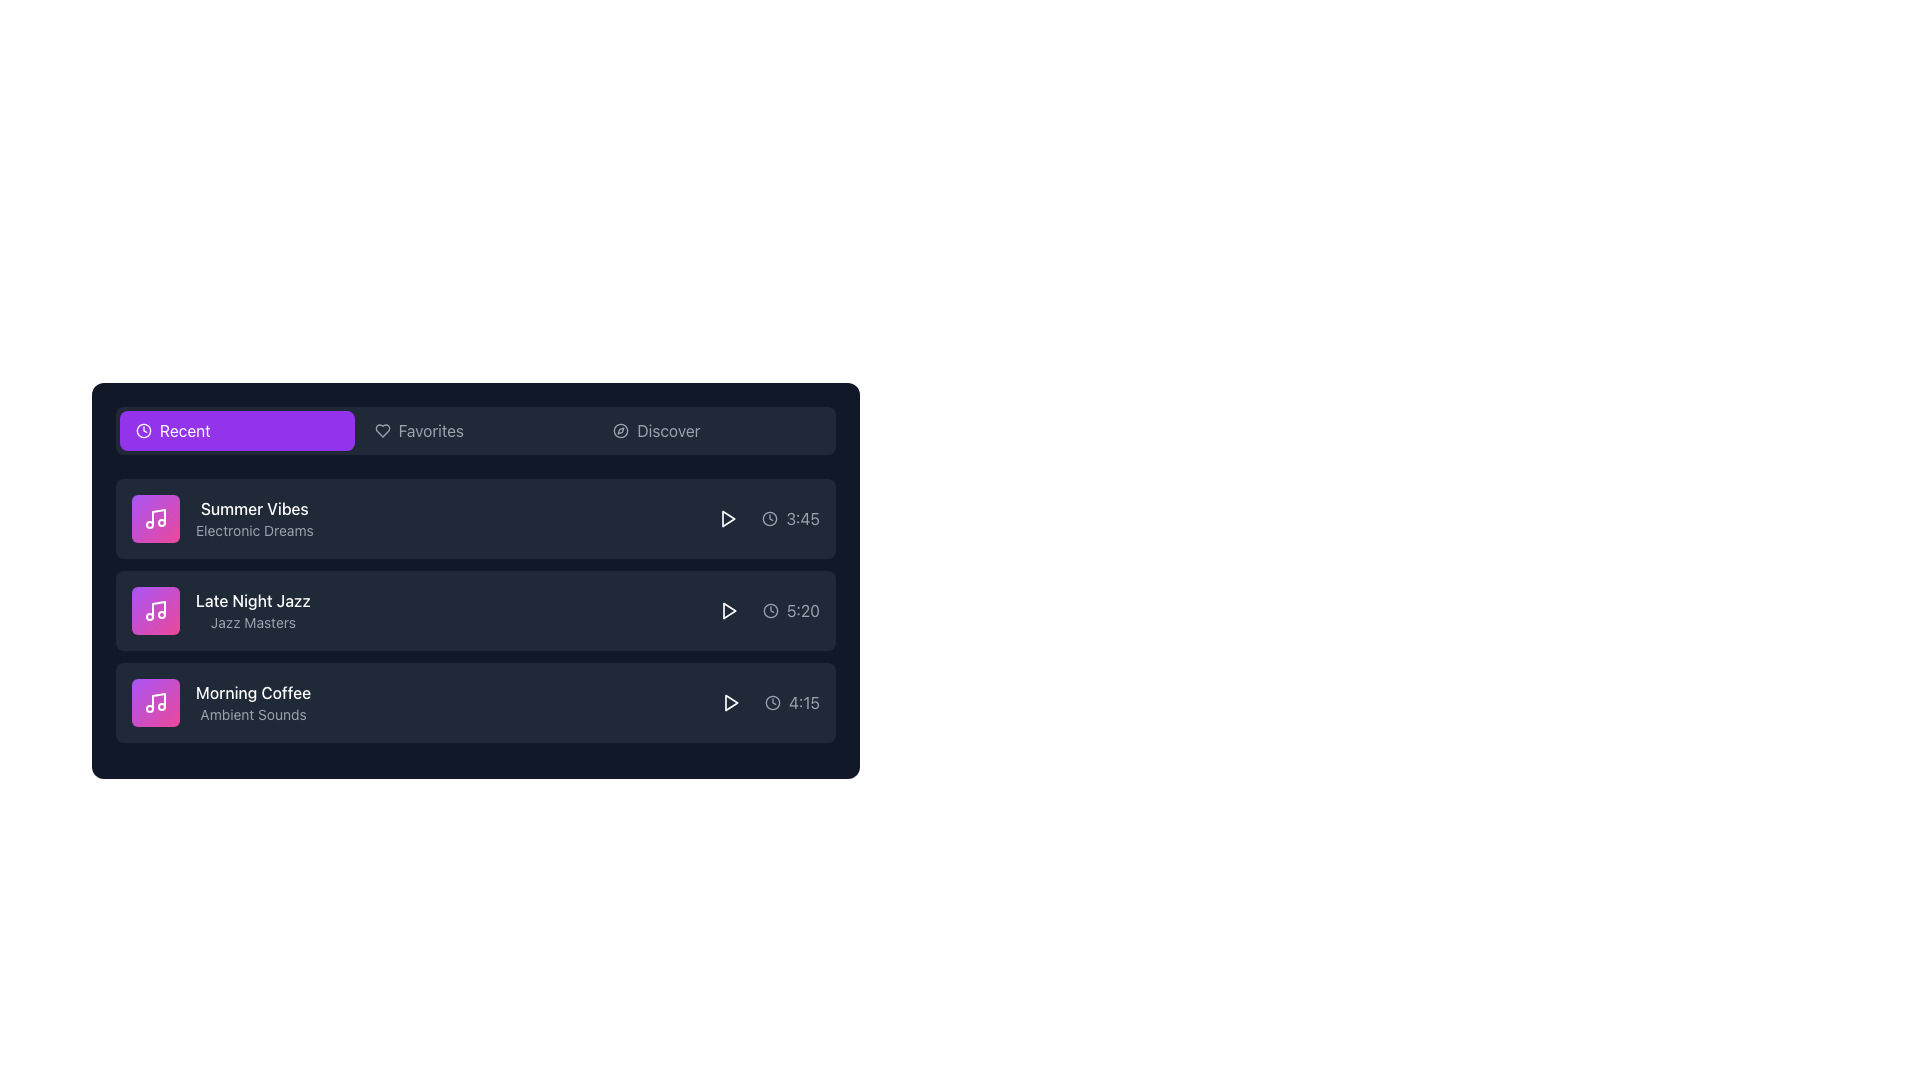 This screenshot has height=1080, width=1920. What do you see at coordinates (769, 609) in the screenshot?
I see `the circular outline with a gray background that represents the clock icon for the 'Late Night Jazz' track, positioned to the left of the play button in the second row of the list` at bounding box center [769, 609].